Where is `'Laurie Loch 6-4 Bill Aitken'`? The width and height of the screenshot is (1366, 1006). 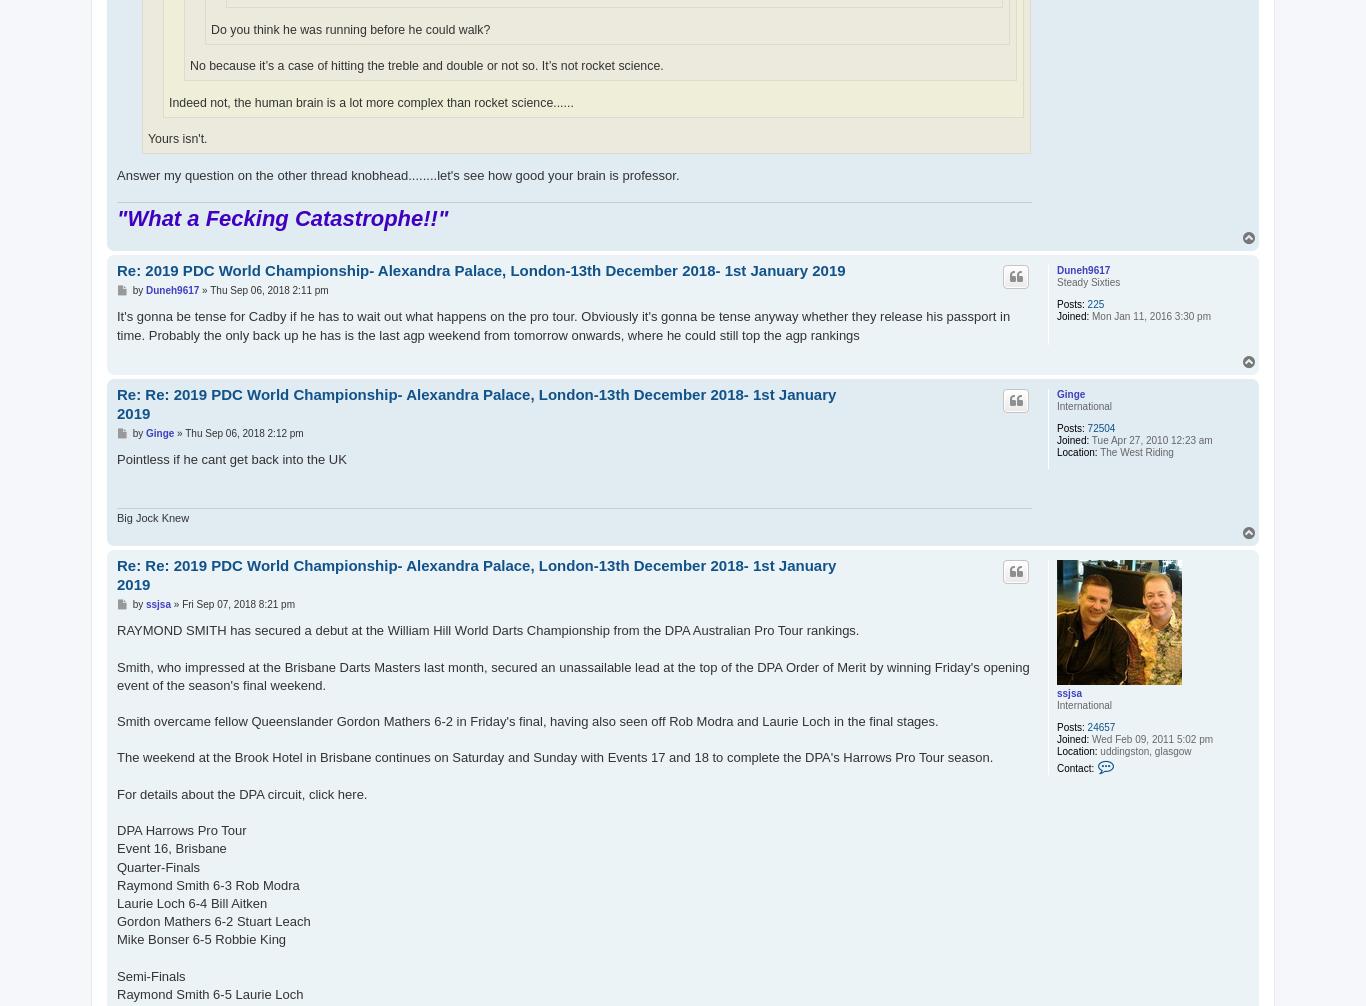
'Laurie Loch 6-4 Bill Aitken' is located at coordinates (191, 901).